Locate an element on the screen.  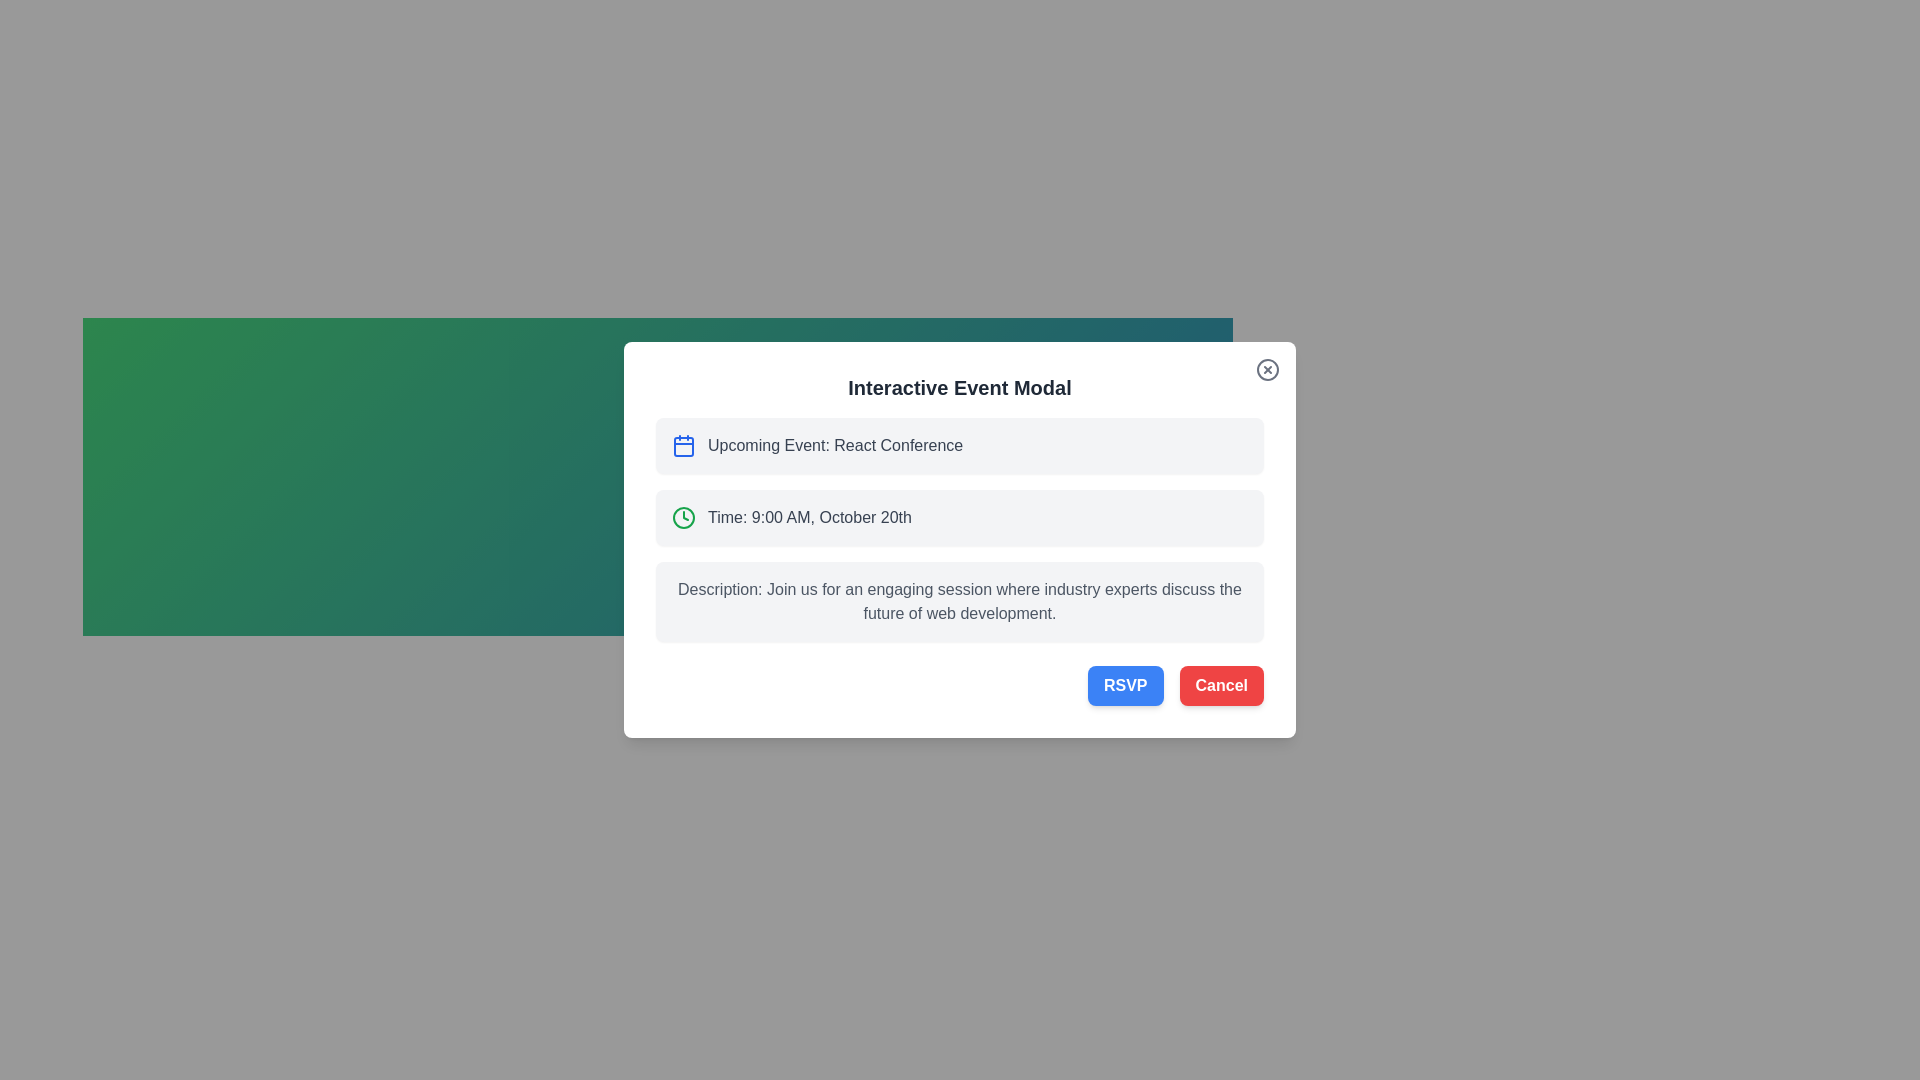
the clock icon, which has a circular outline with two hands indicating time, located to the left of the text 'Time: 9:00 AM, October 20th' in the 'Interactive Event Modal' is located at coordinates (684, 516).